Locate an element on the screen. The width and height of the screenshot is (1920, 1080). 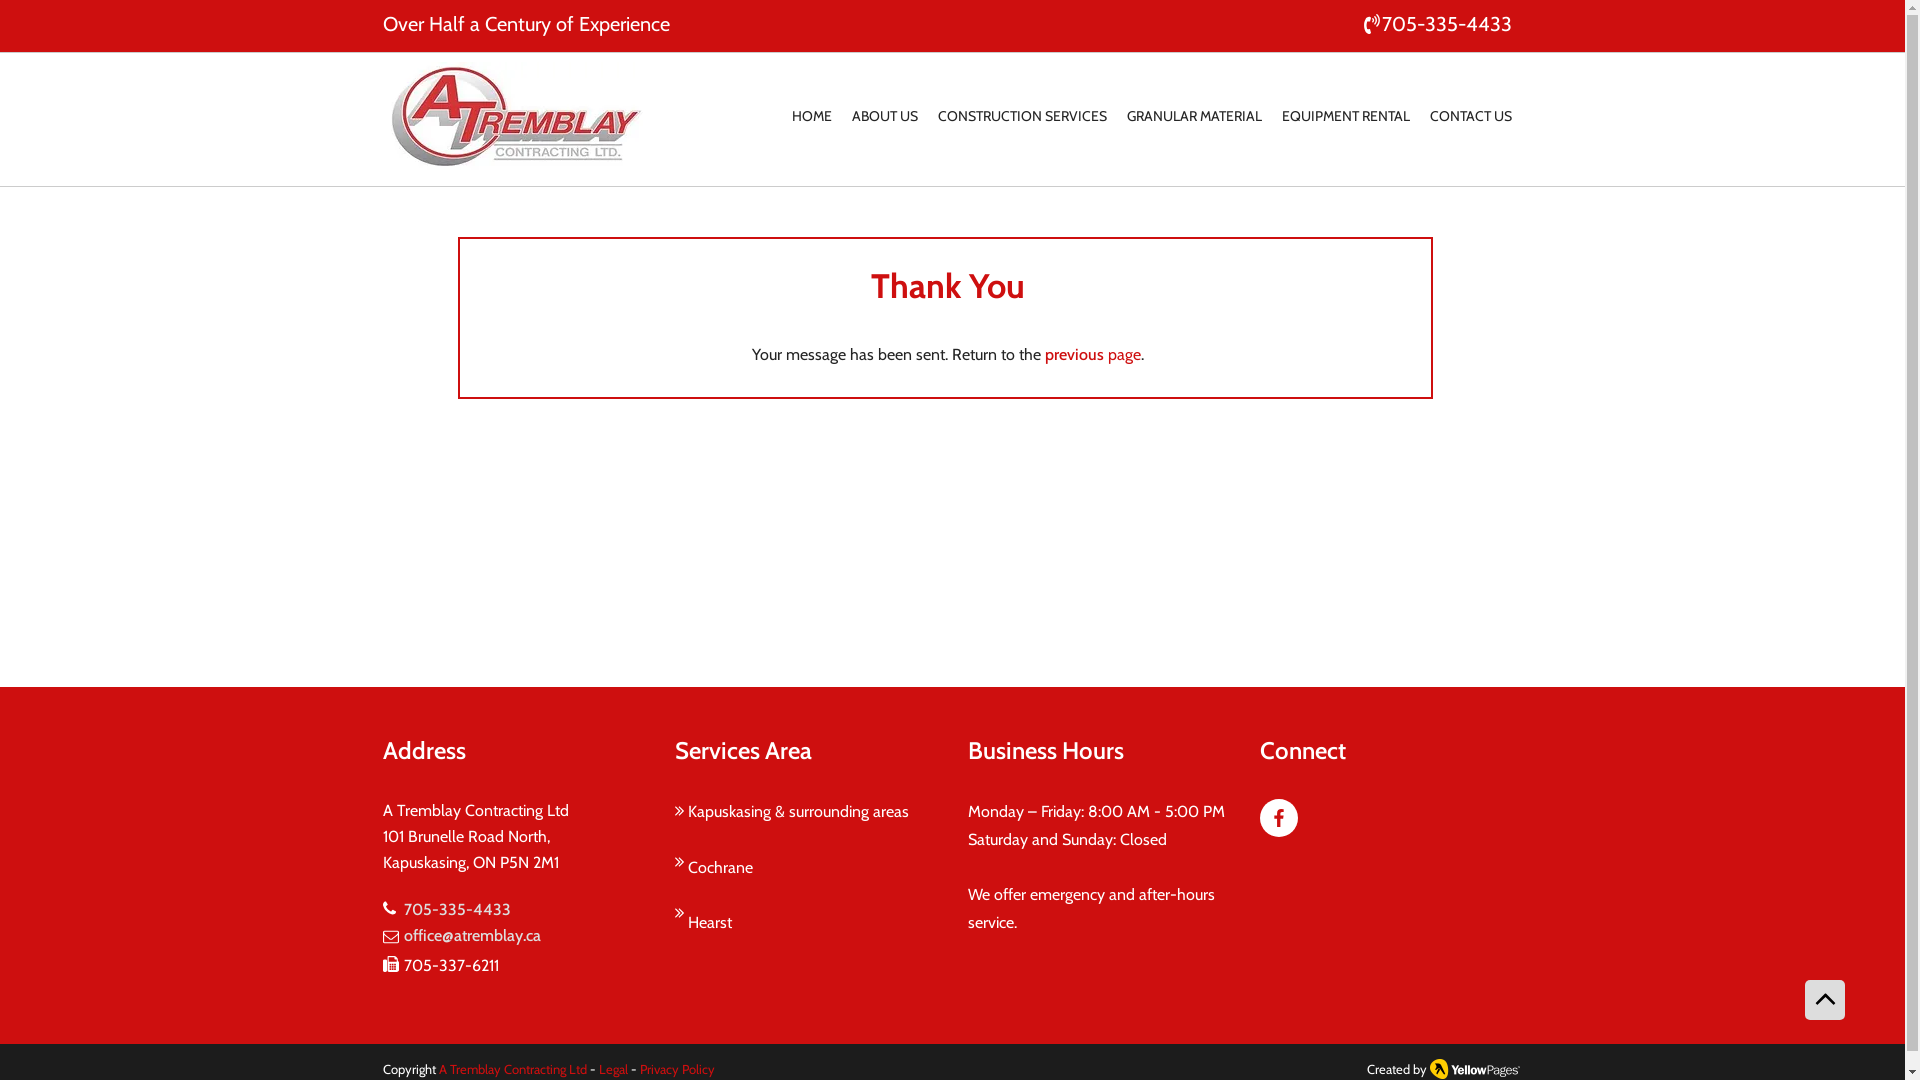
'Legal' is located at coordinates (610, 1067).